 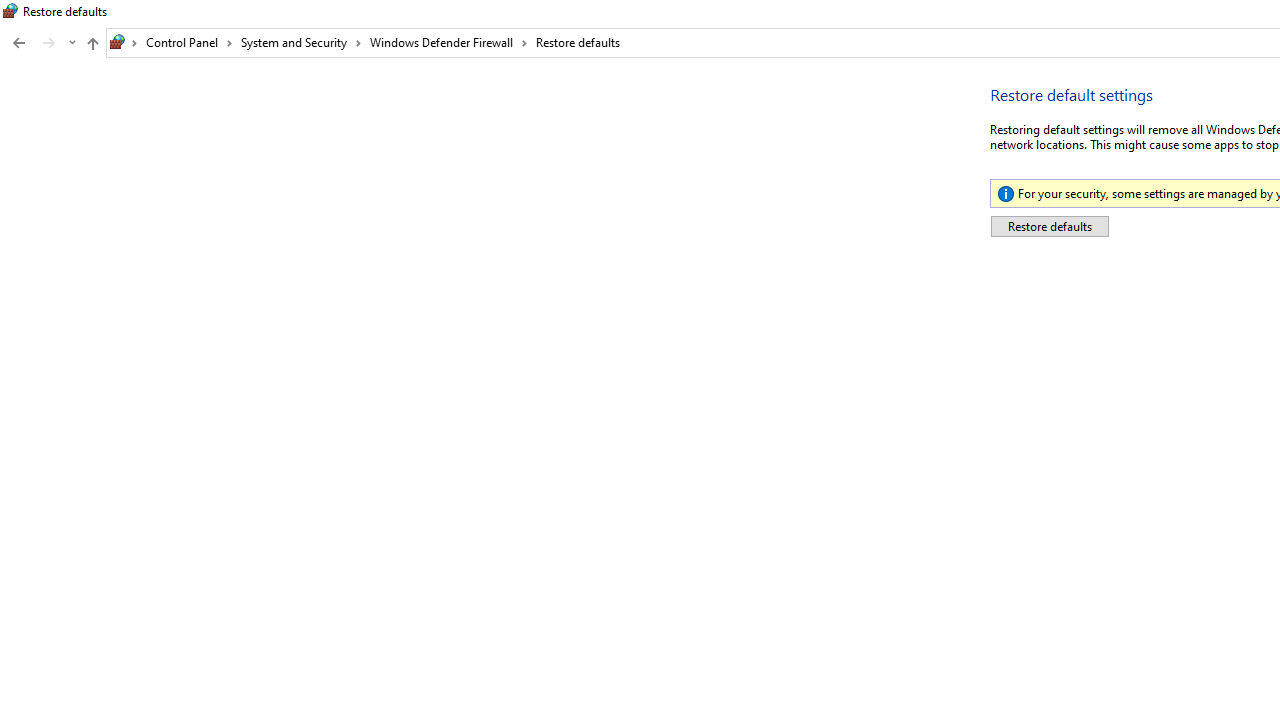 I want to click on 'System', so click(x=10, y=11).